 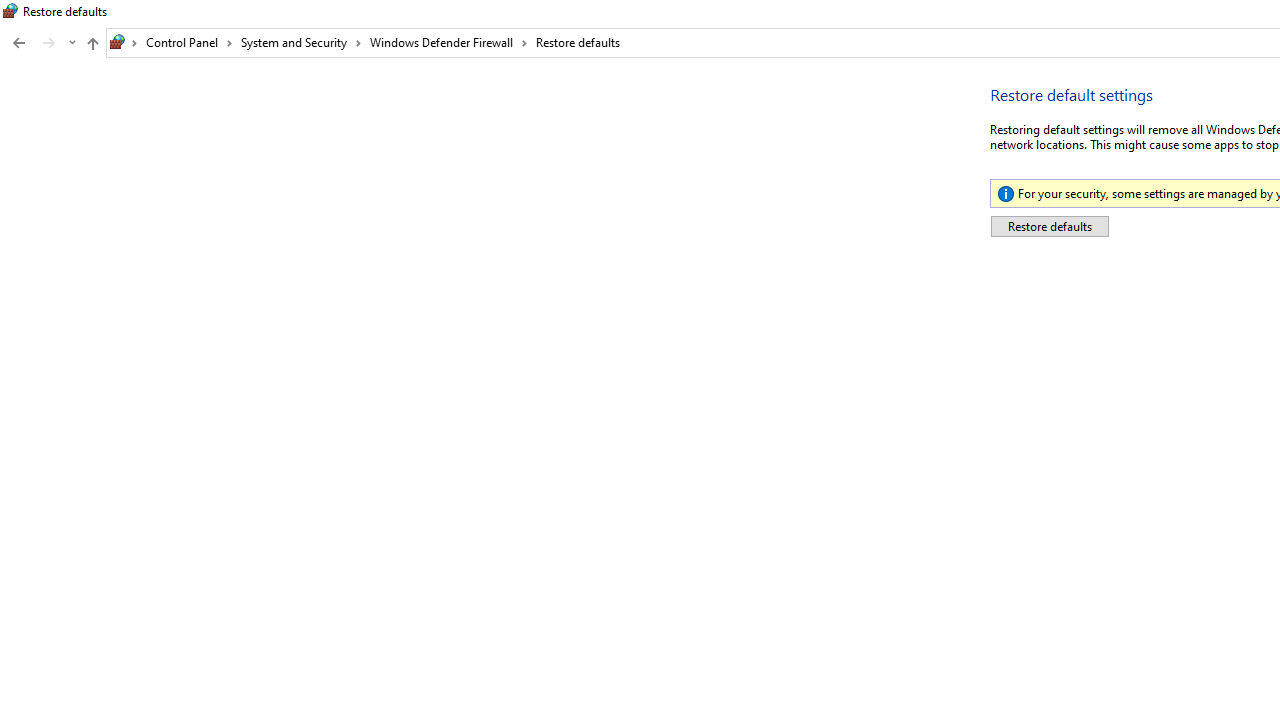 I want to click on 'System', so click(x=10, y=11).